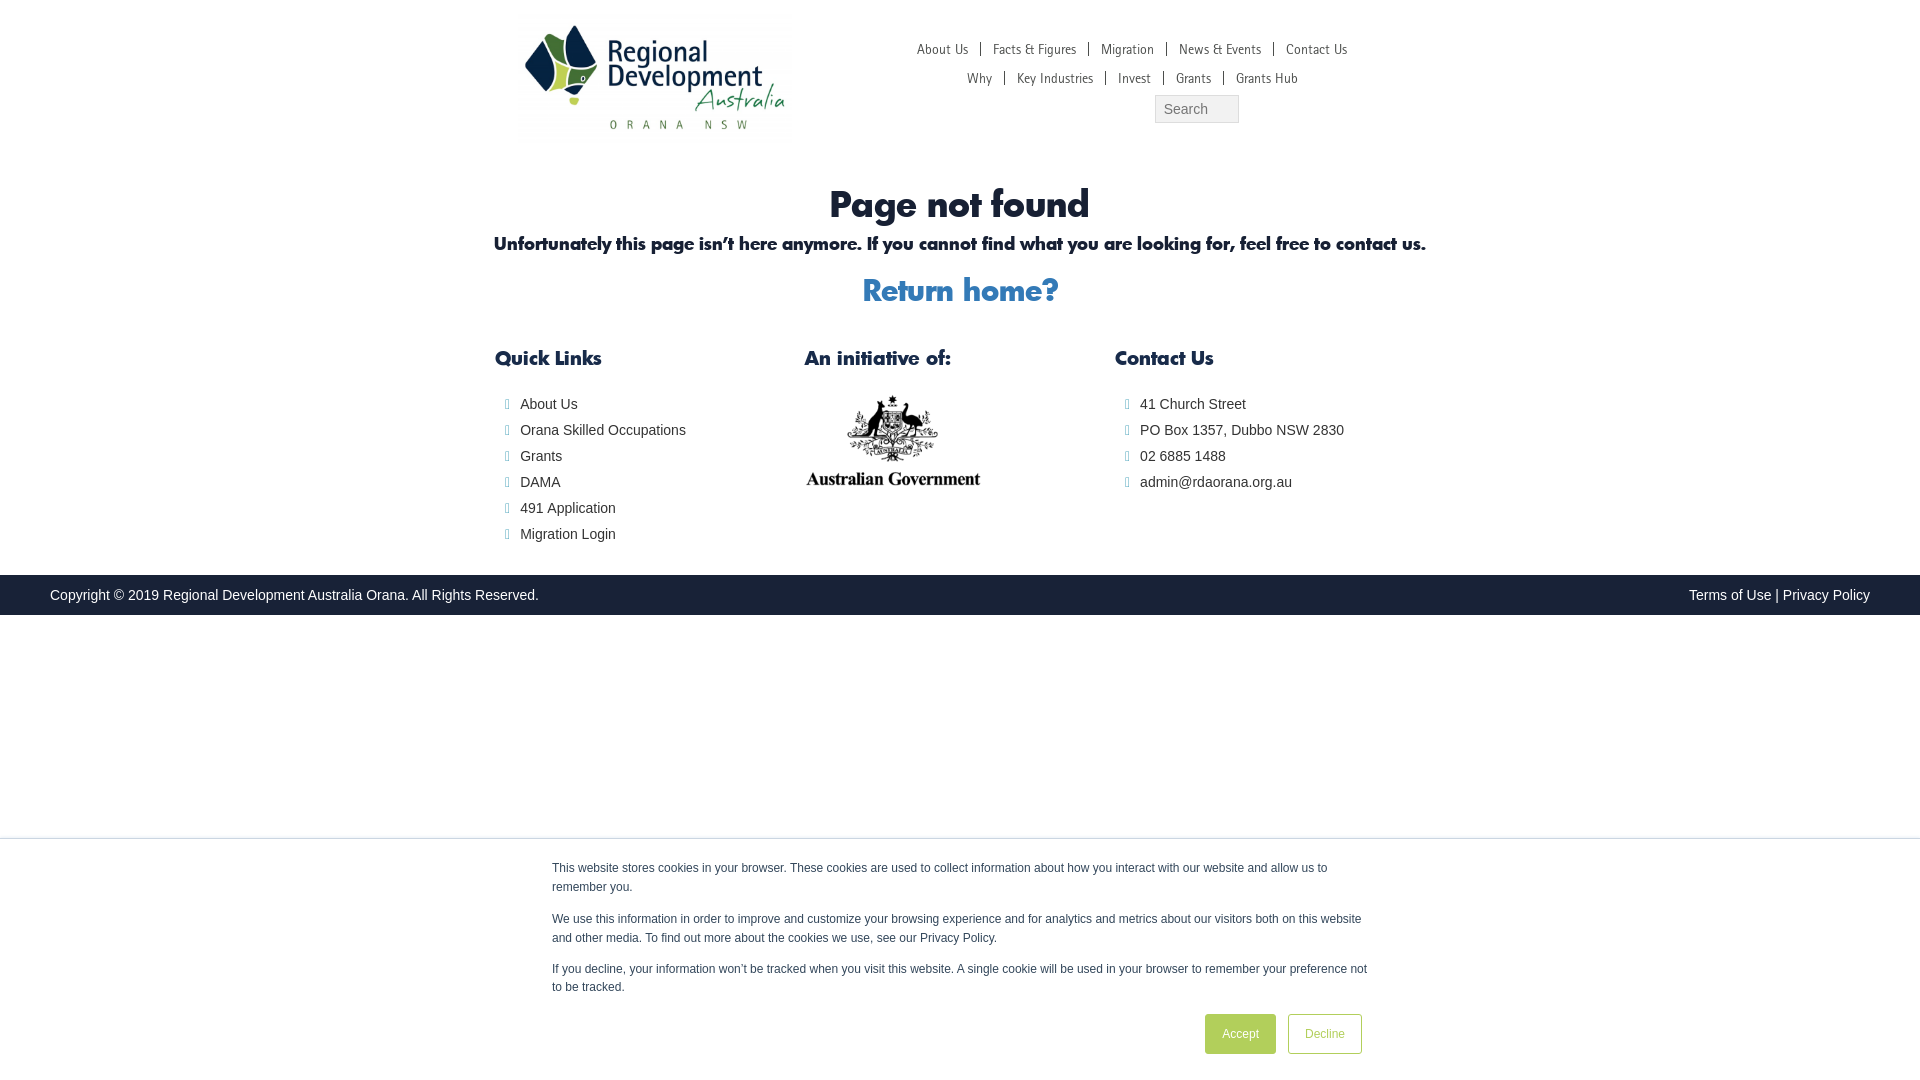 The width and height of the screenshot is (1920, 1080). Describe the element at coordinates (941, 48) in the screenshot. I see `'About Us'` at that location.